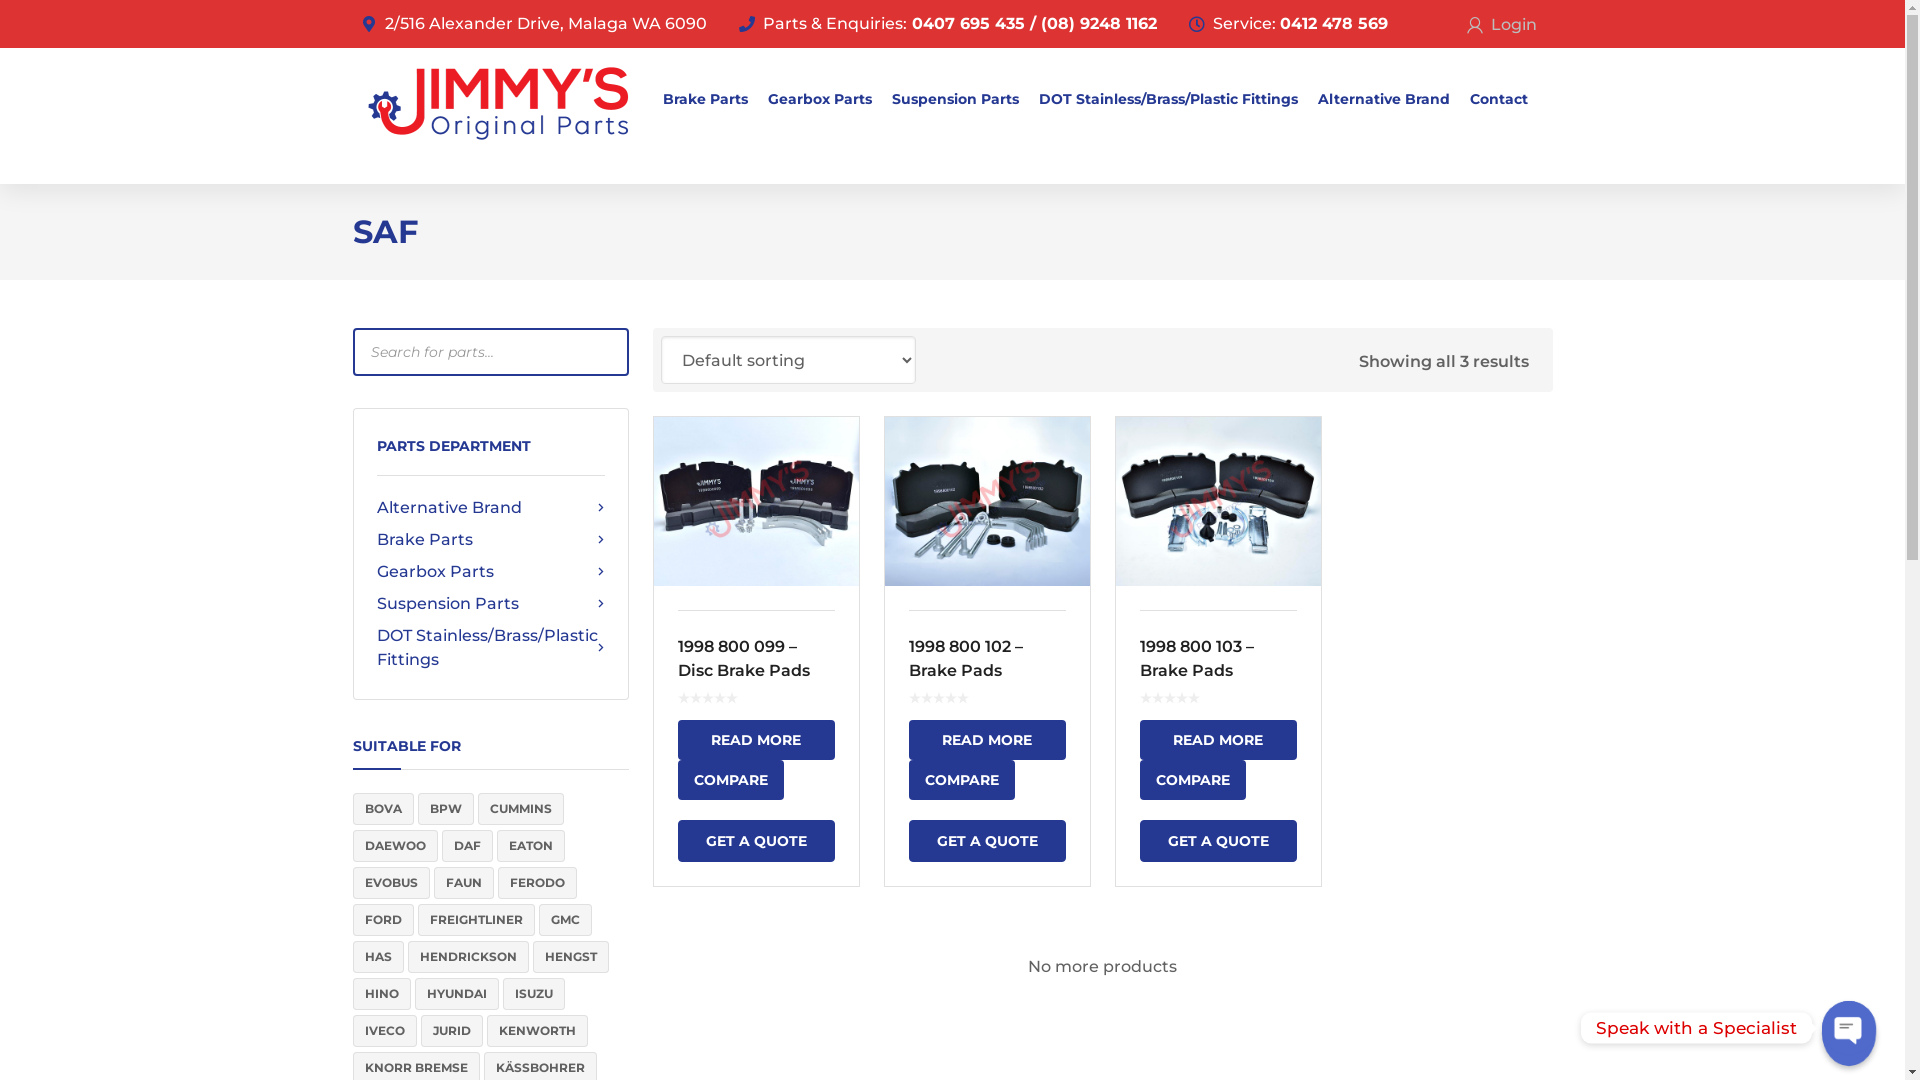 The image size is (1920, 1080). I want to click on 'Contact', so click(1498, 99).